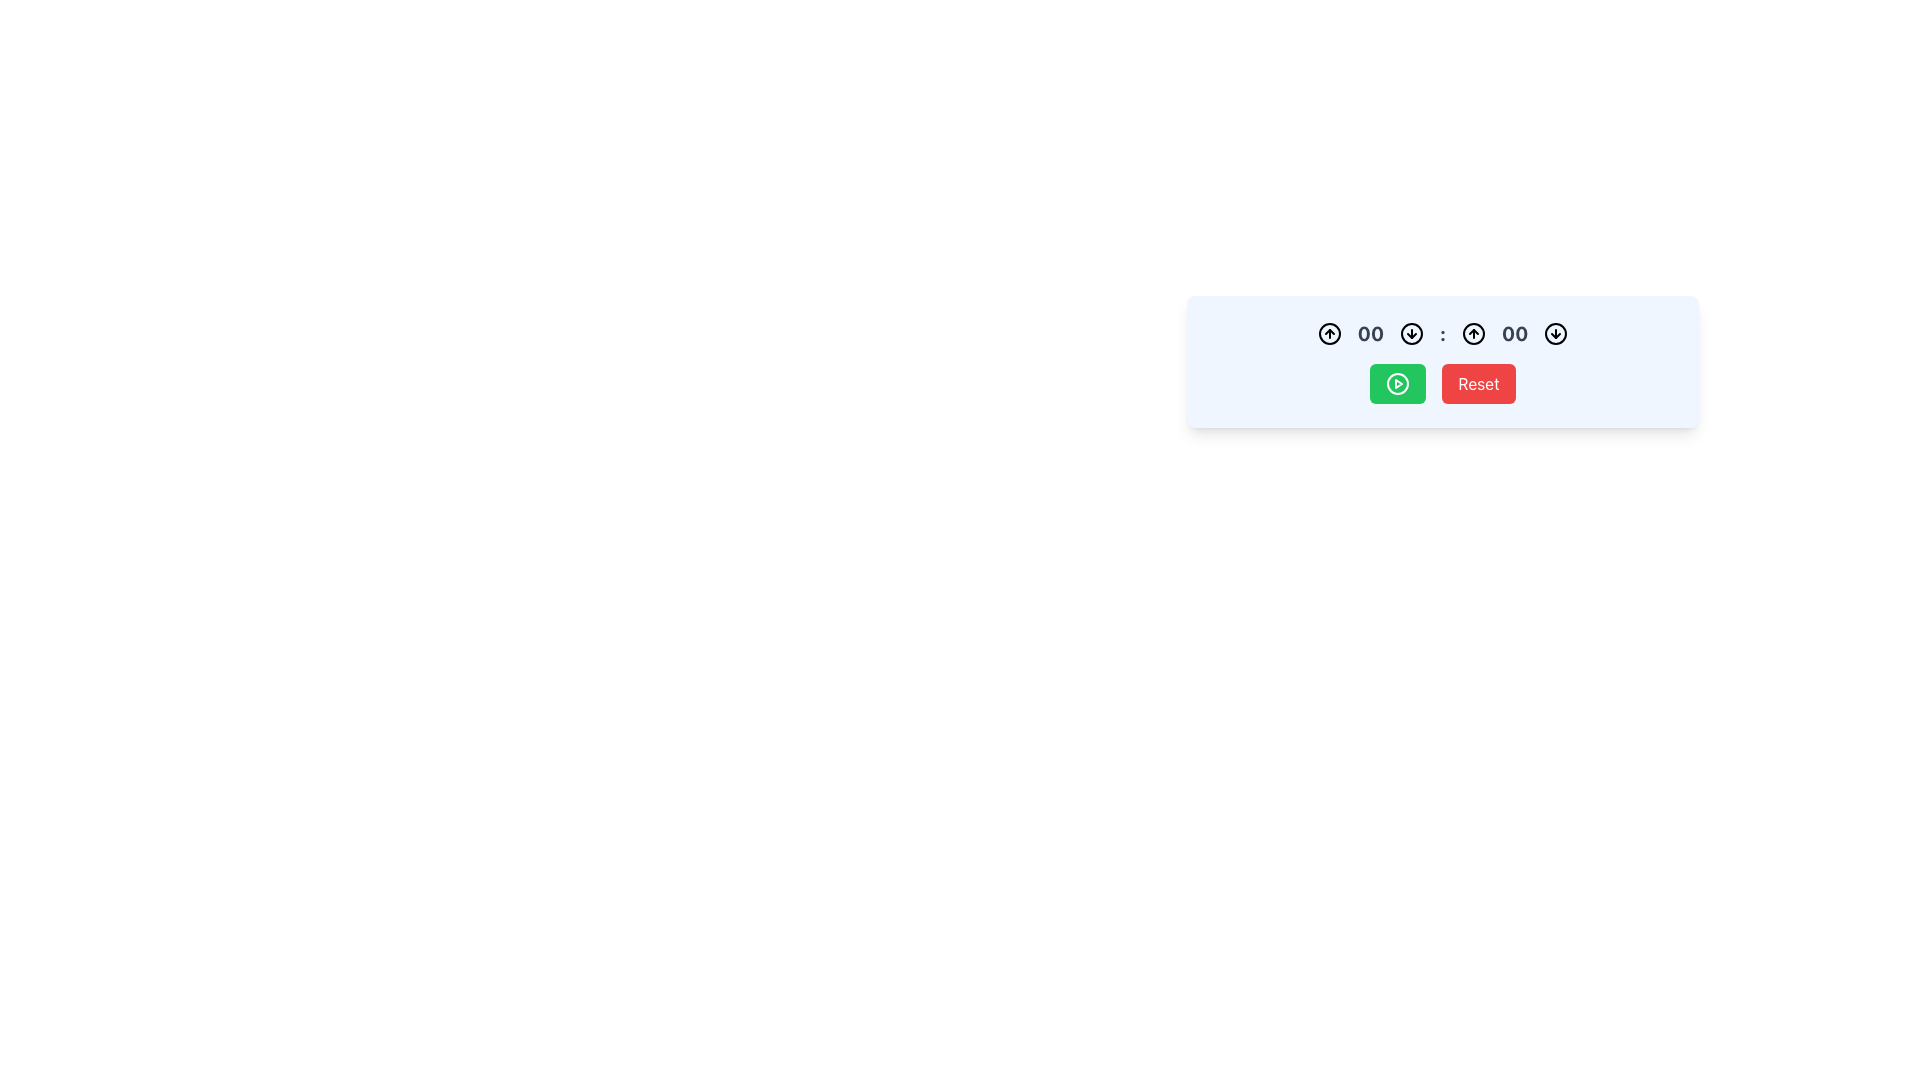 Image resolution: width=1920 pixels, height=1080 pixels. Describe the element at coordinates (1329, 333) in the screenshot. I see `the circular button with an upward arrow in the left time-setter section of the time control interface` at that location.